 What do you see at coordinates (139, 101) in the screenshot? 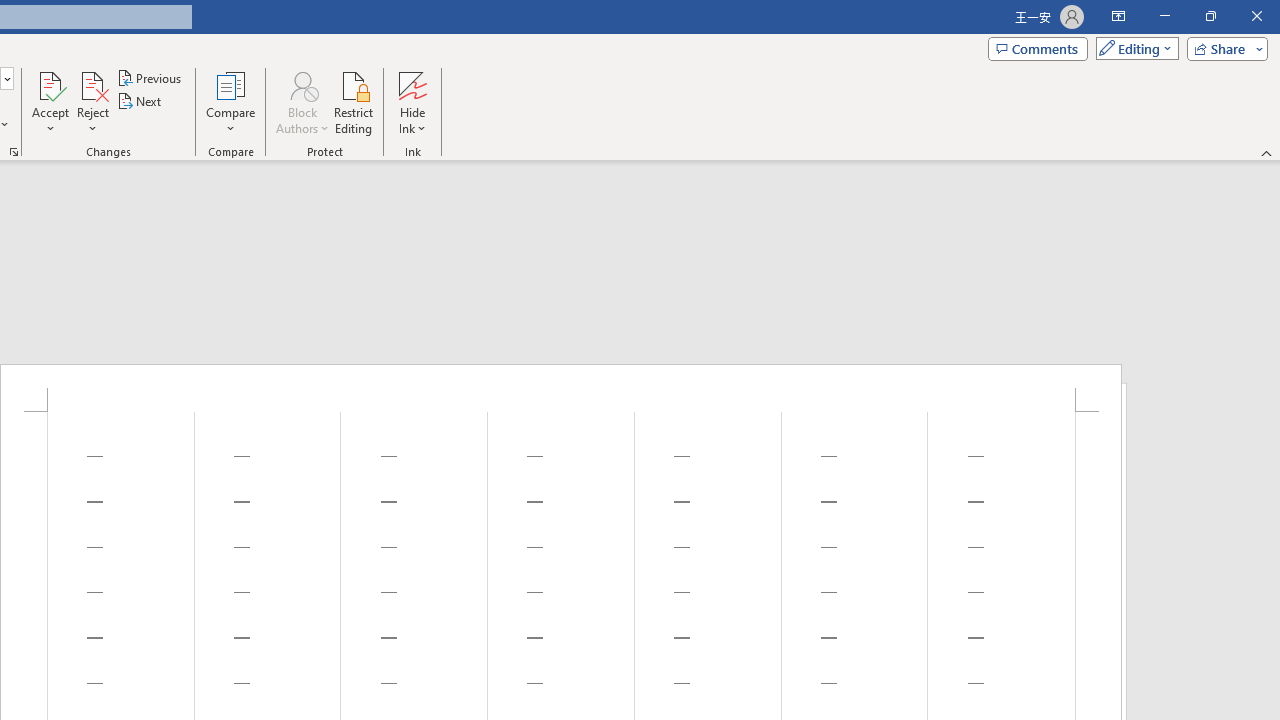
I see `'Next'` at bounding box center [139, 101].